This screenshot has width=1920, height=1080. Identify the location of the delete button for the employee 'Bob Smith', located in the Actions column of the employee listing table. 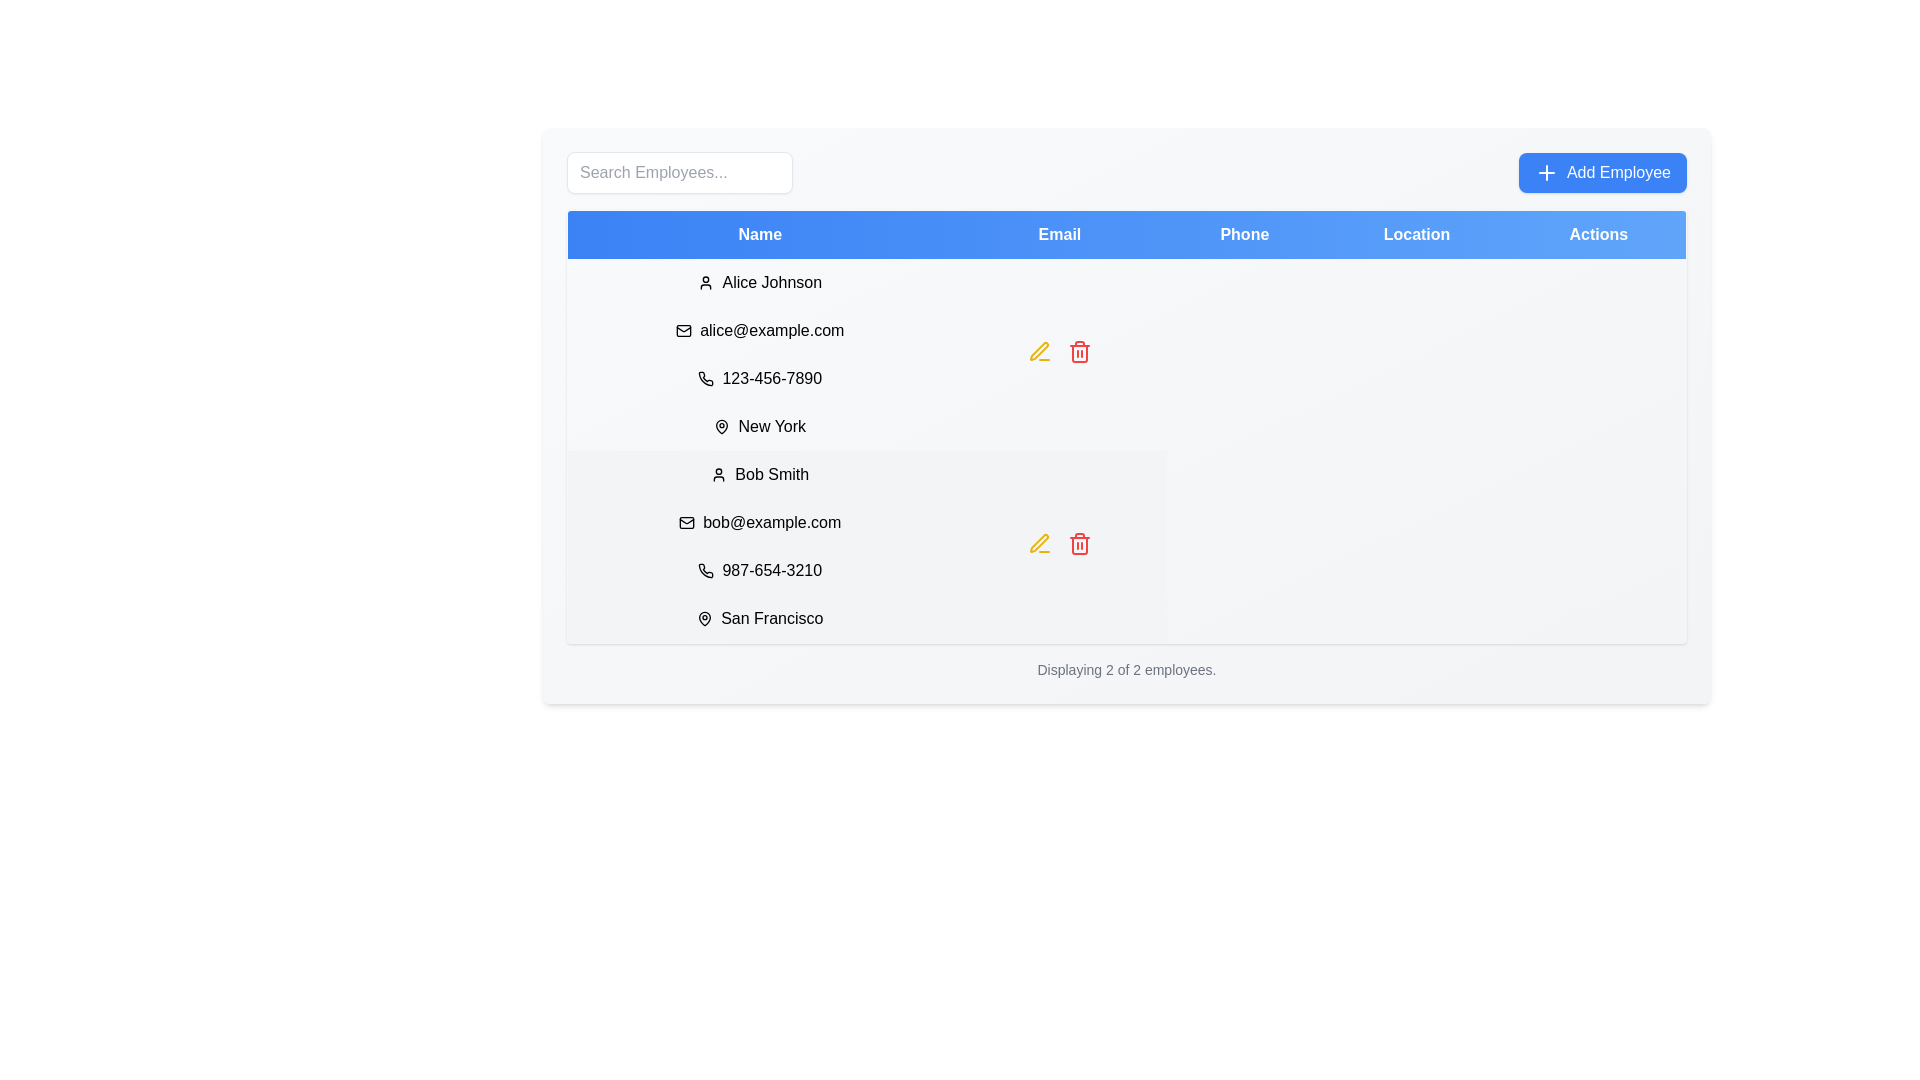
(1079, 543).